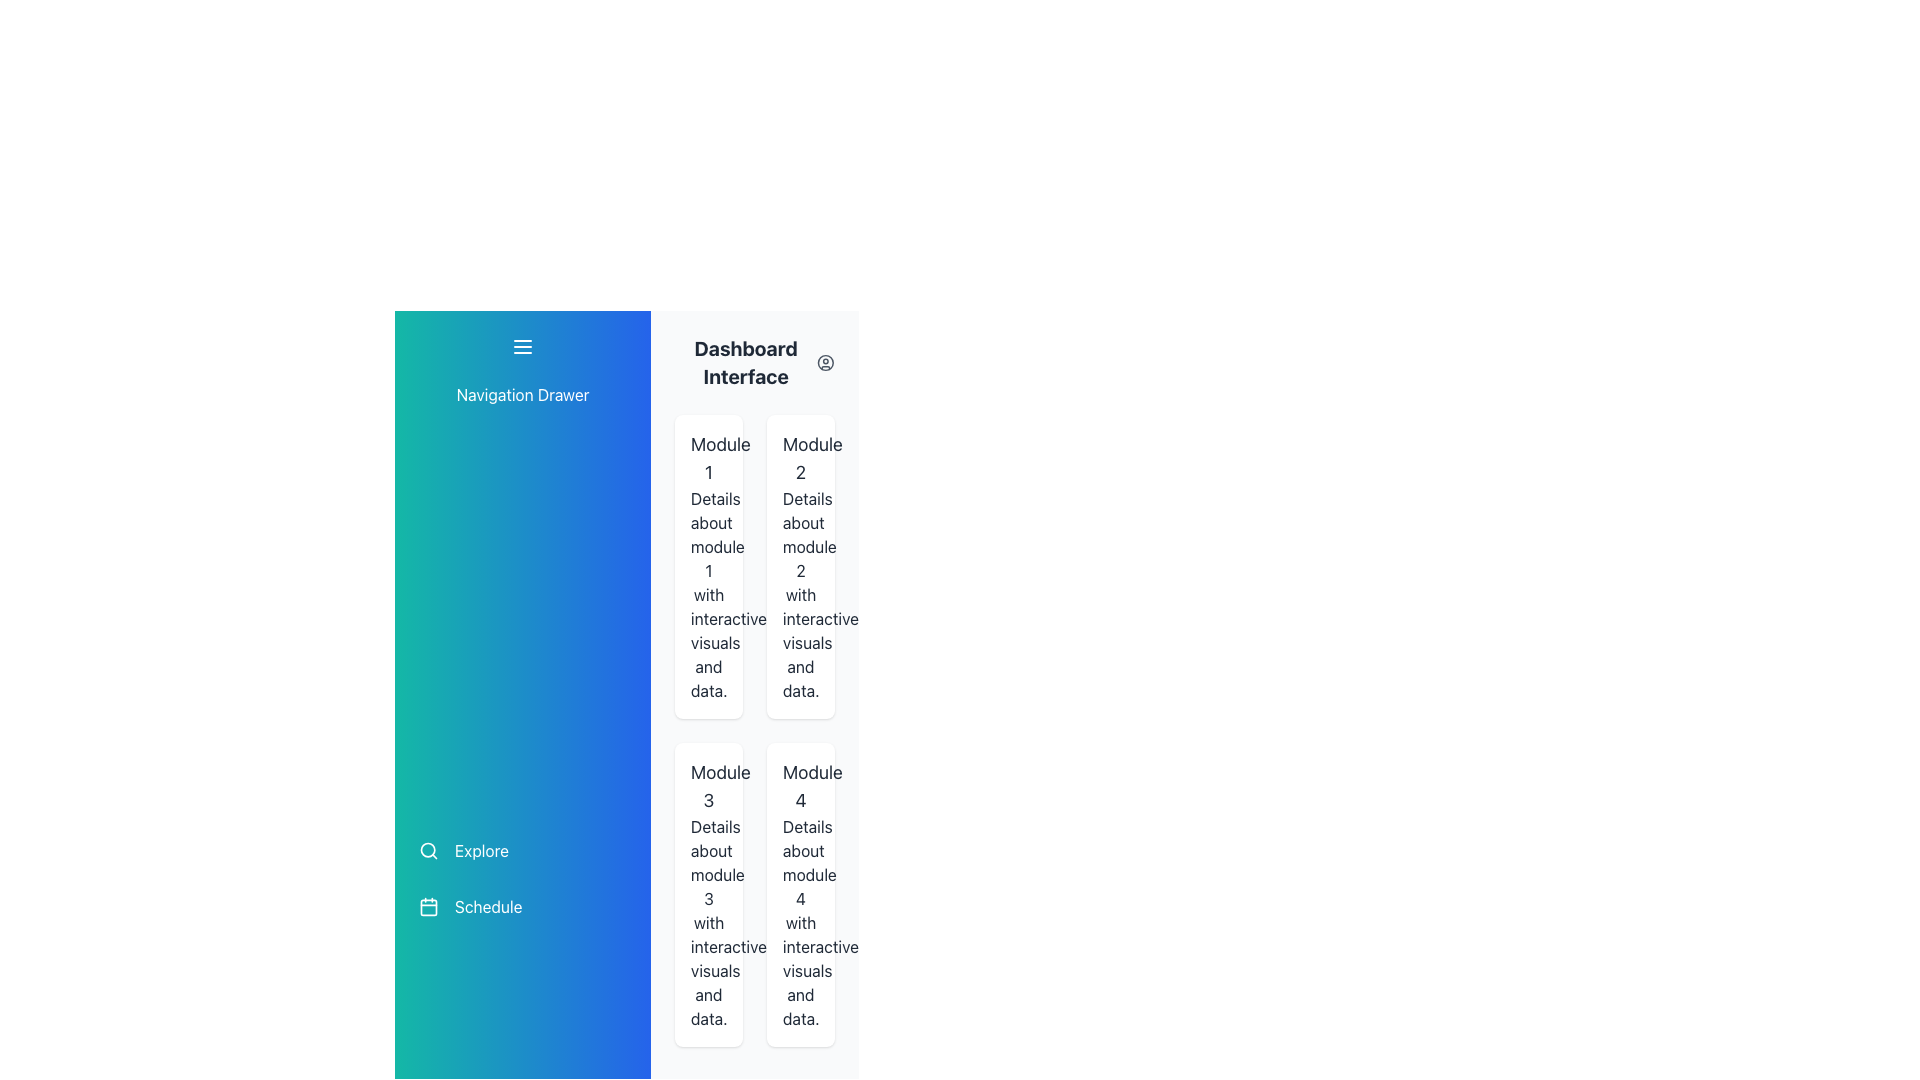 Image resolution: width=1920 pixels, height=1080 pixels. I want to click on the magnifying glass icon located in the navigation menu, near the 'Explore' label, to initiate a search function, so click(427, 851).